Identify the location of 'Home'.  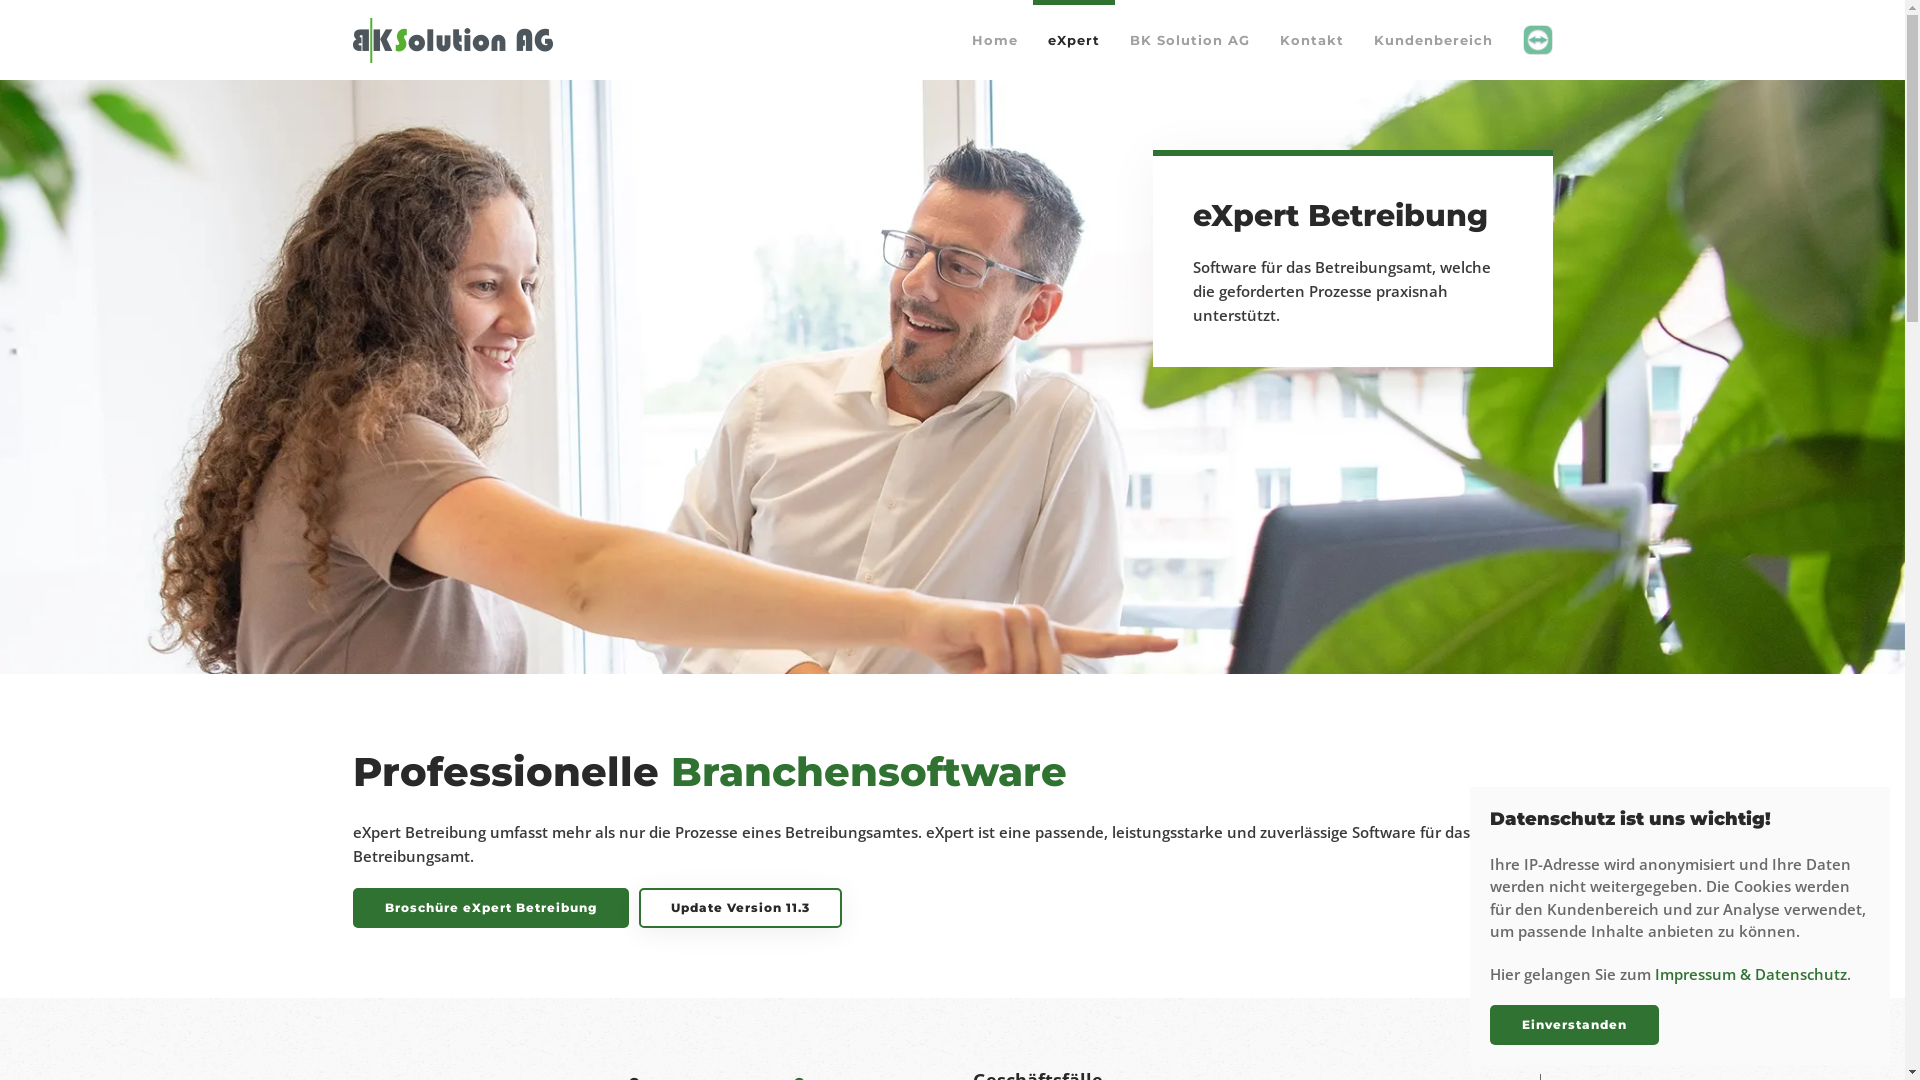
(993, 39).